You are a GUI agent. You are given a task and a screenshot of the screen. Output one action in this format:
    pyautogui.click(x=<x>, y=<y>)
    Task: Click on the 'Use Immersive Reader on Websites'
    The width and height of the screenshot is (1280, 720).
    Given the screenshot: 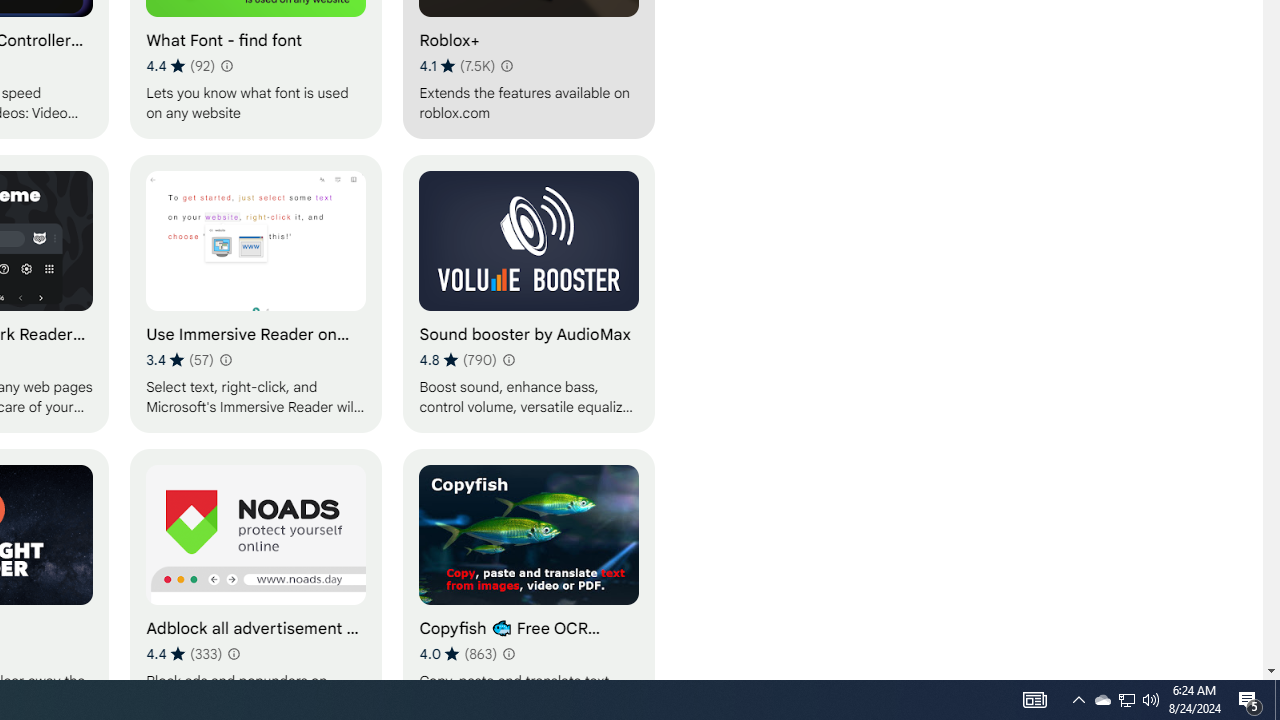 What is the action you would take?
    pyautogui.click(x=255, y=293)
    